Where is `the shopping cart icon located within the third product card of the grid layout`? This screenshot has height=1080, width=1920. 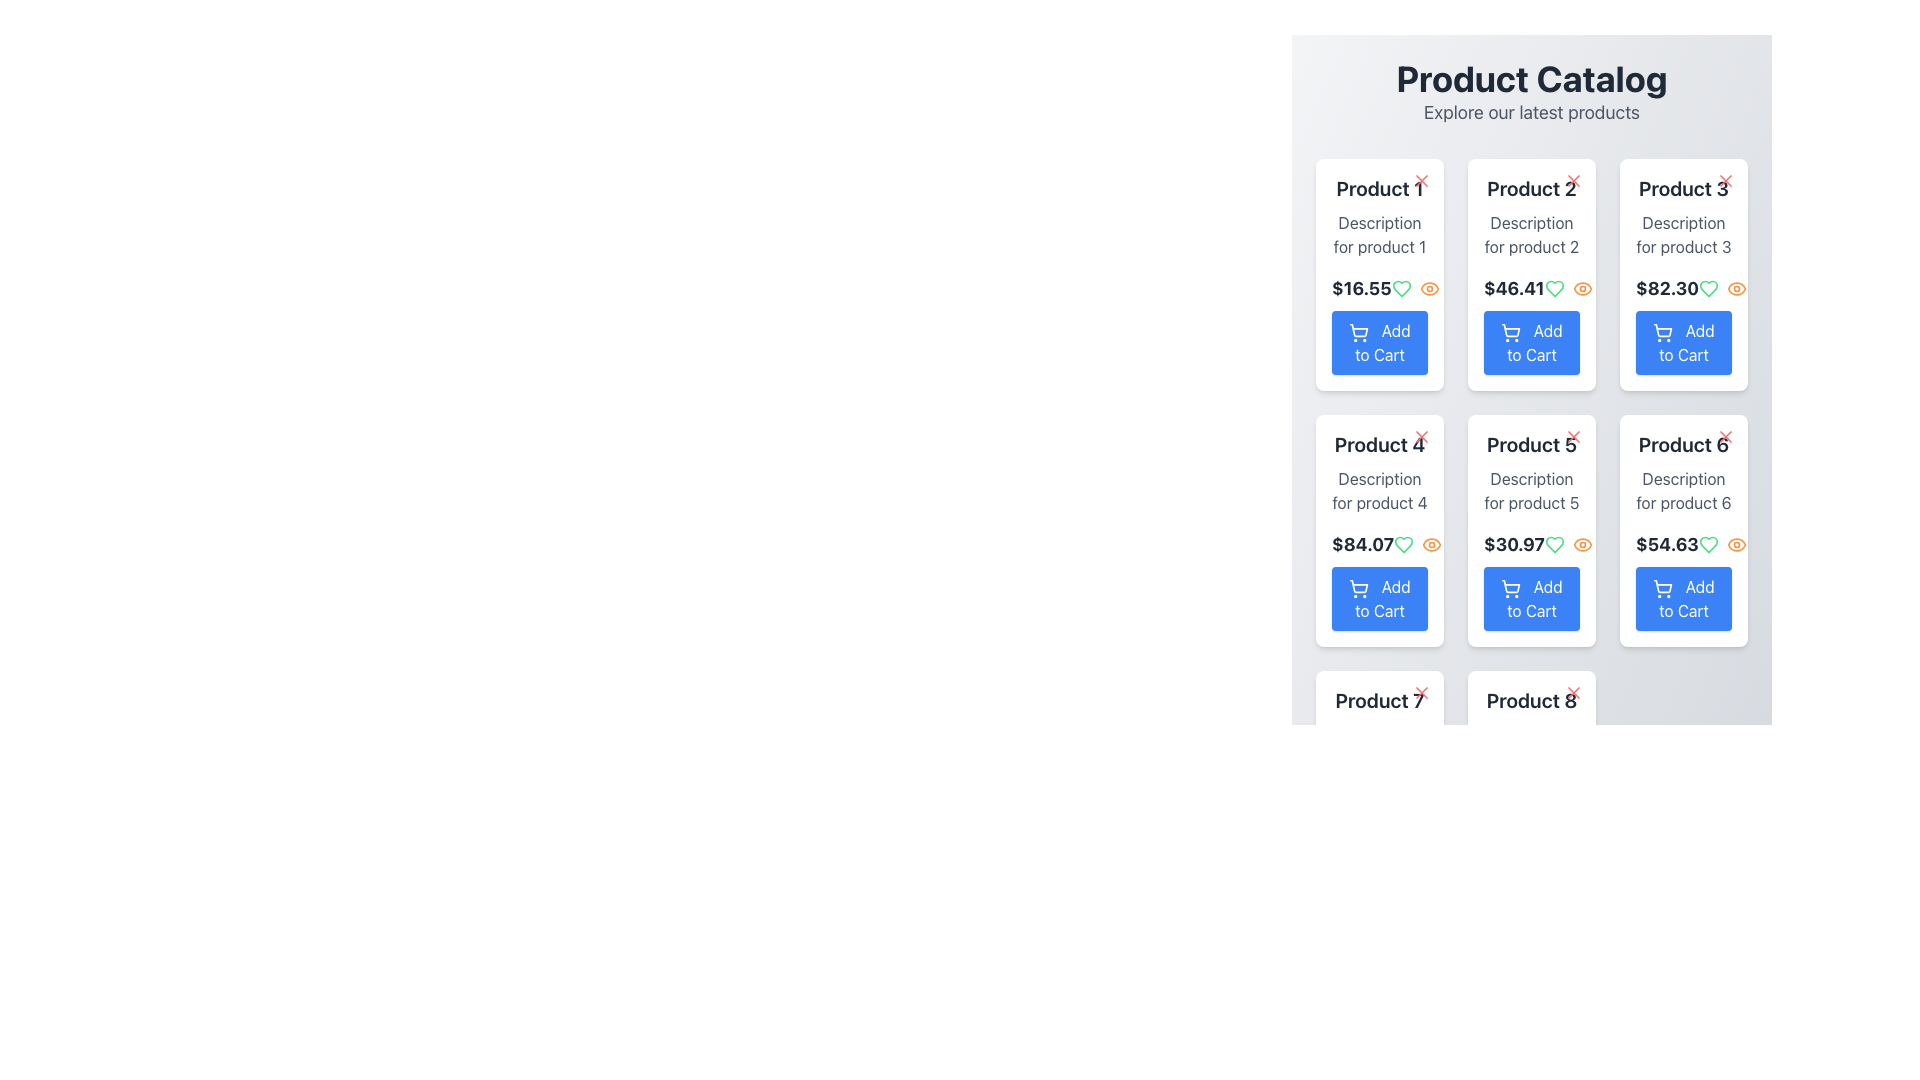 the shopping cart icon located within the third product card of the grid layout is located at coordinates (1663, 329).